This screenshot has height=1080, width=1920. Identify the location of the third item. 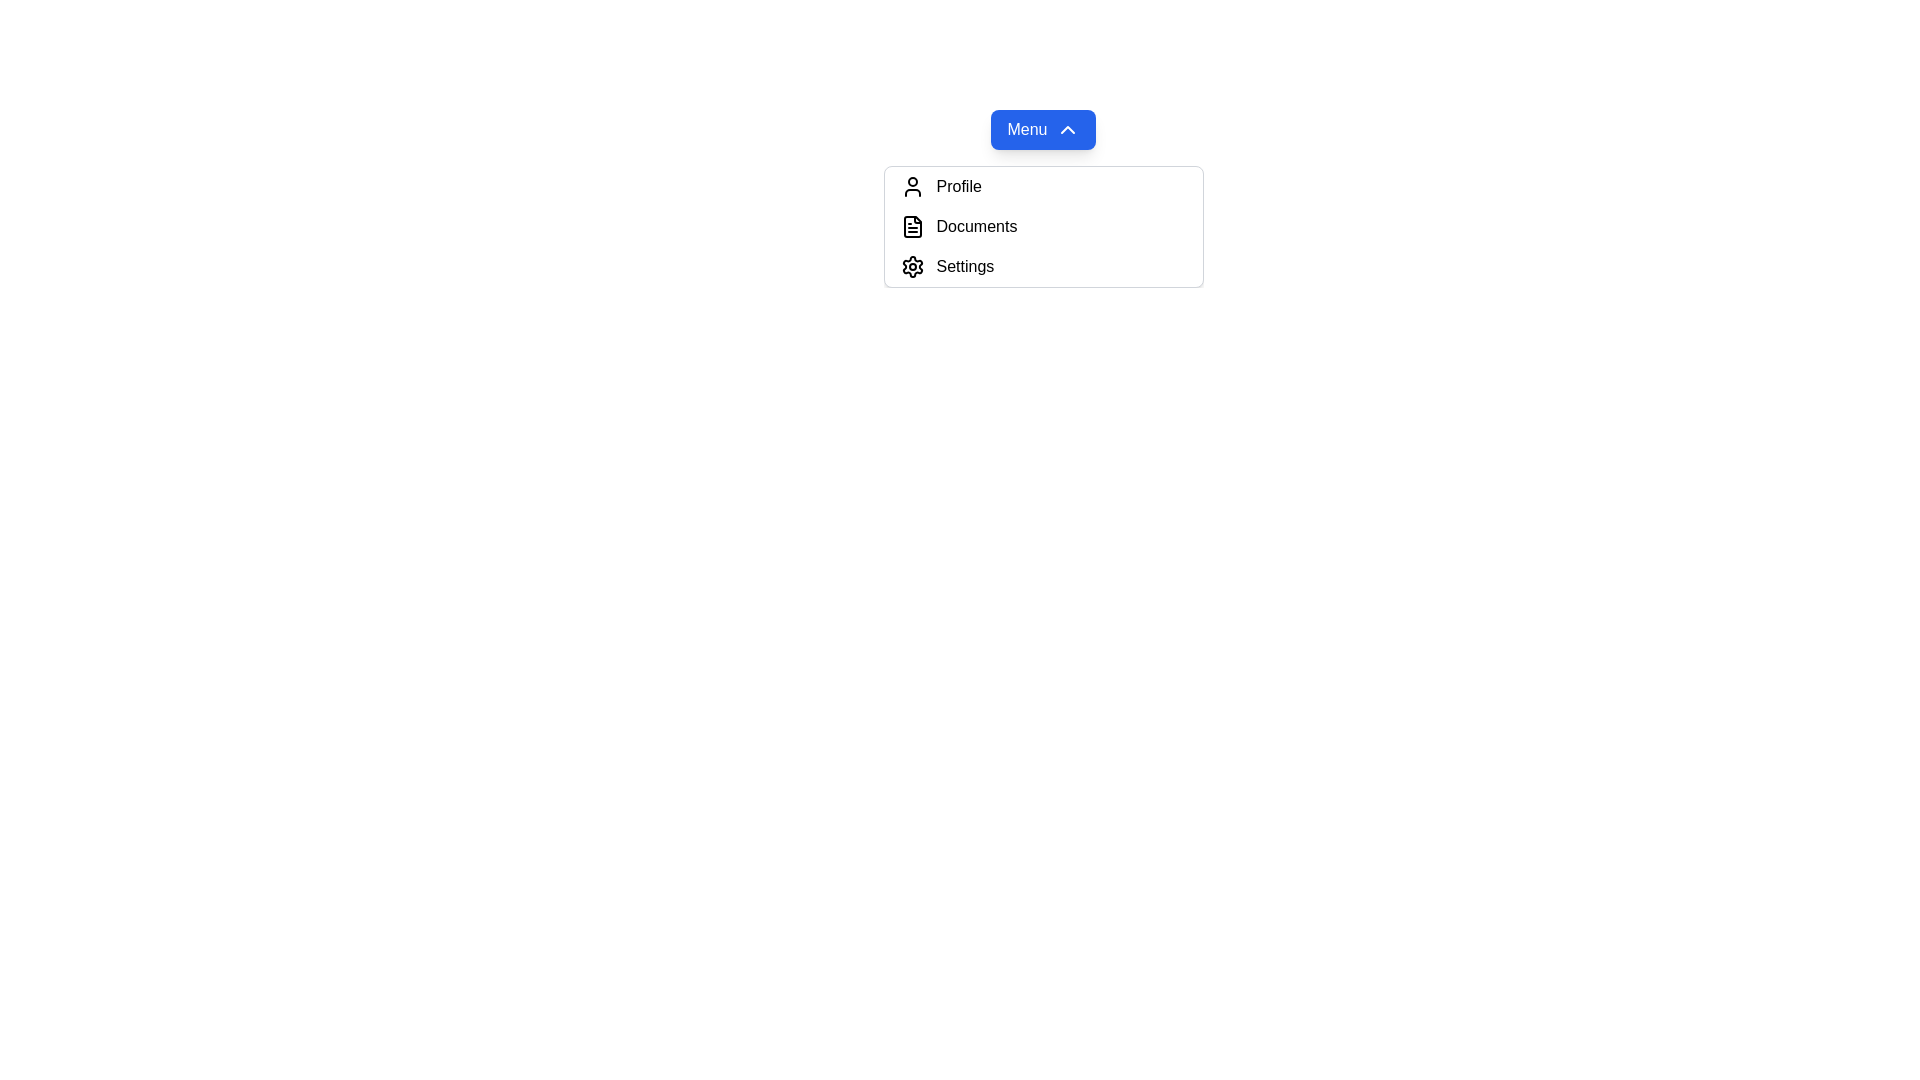
(1042, 265).